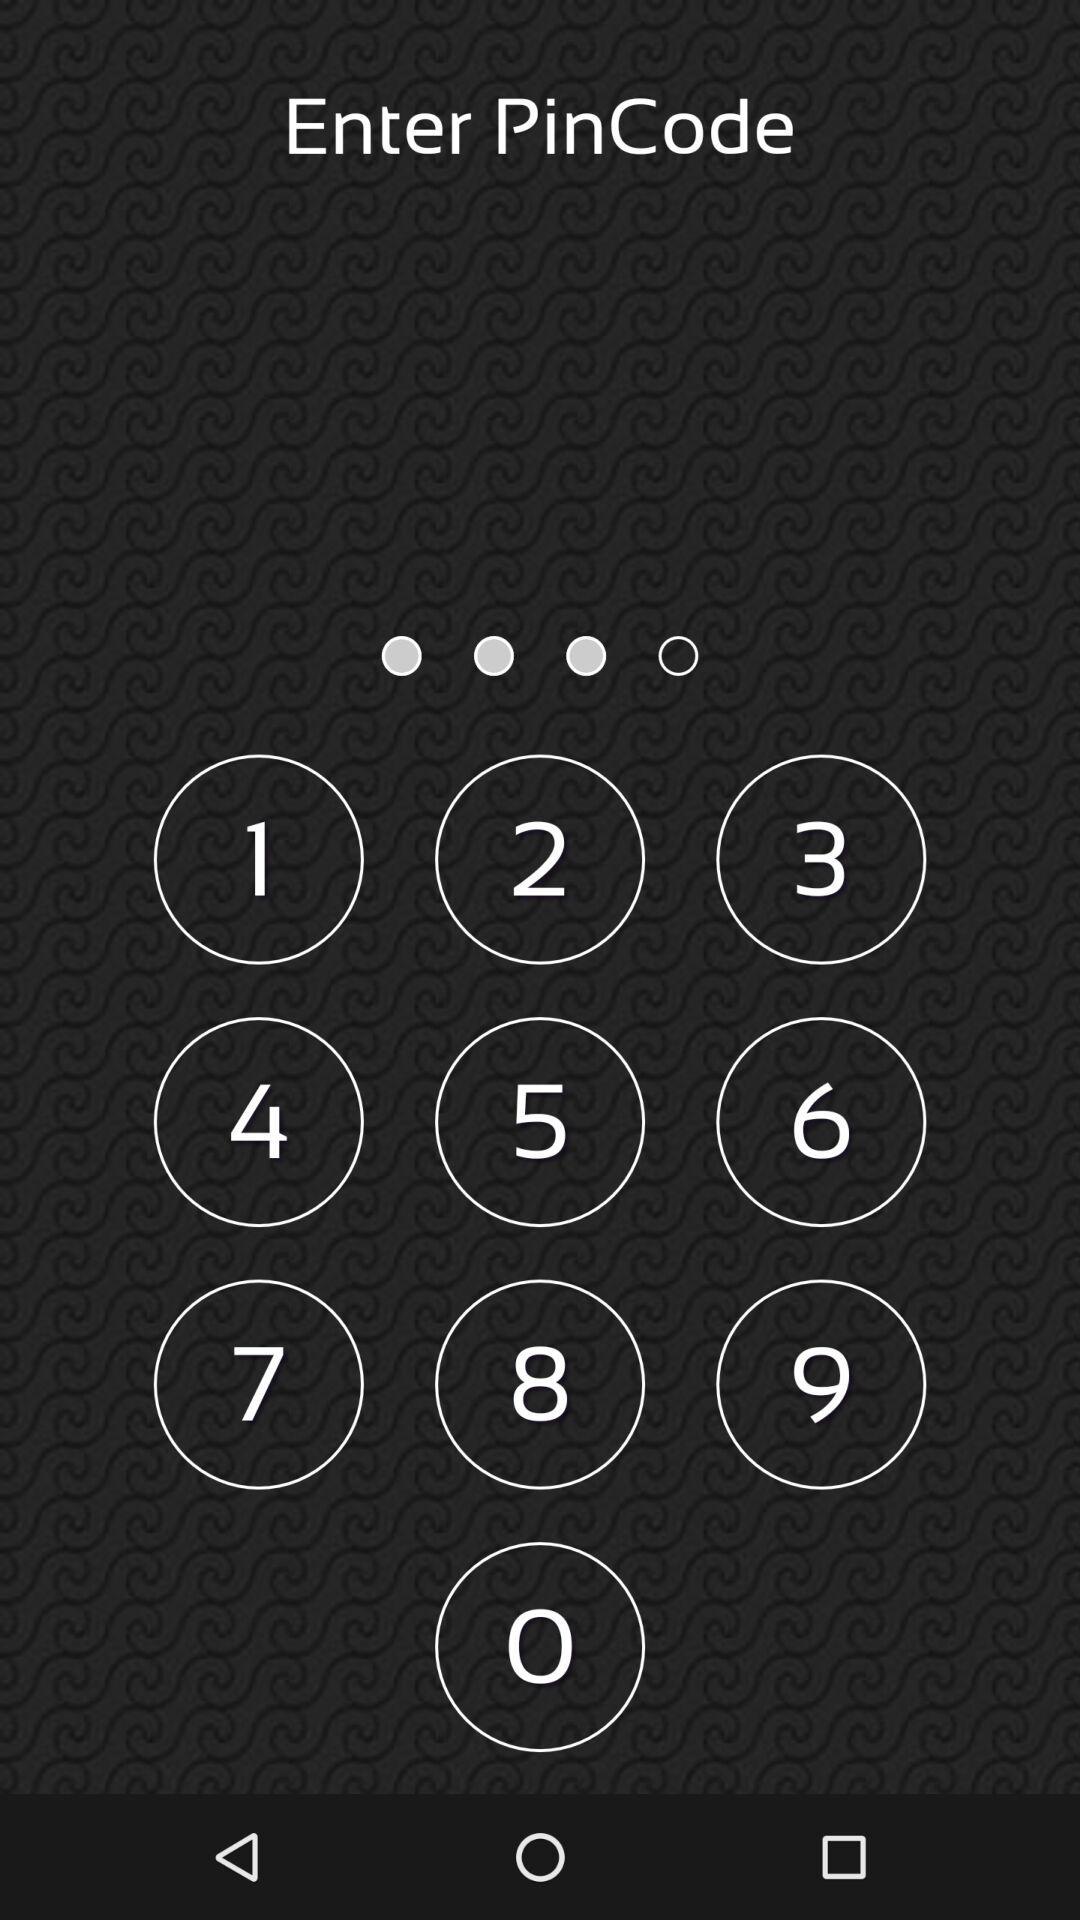 This screenshot has height=1920, width=1080. What do you see at coordinates (821, 1122) in the screenshot?
I see `6` at bounding box center [821, 1122].